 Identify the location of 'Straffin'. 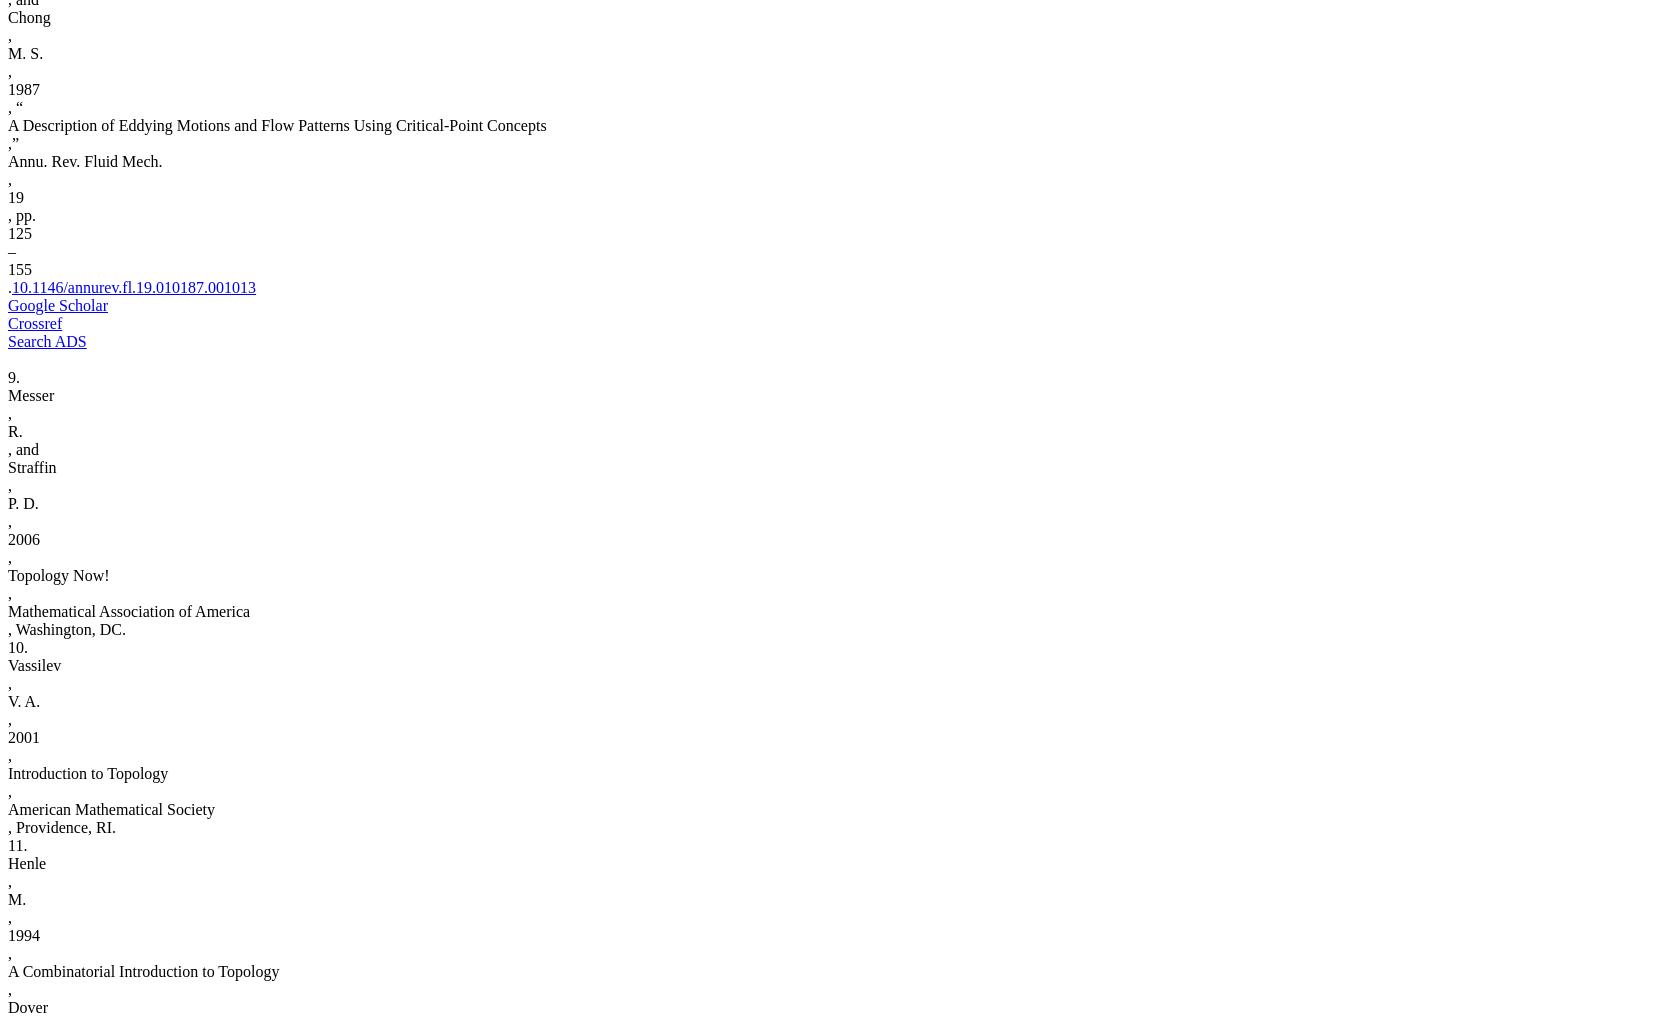
(30, 466).